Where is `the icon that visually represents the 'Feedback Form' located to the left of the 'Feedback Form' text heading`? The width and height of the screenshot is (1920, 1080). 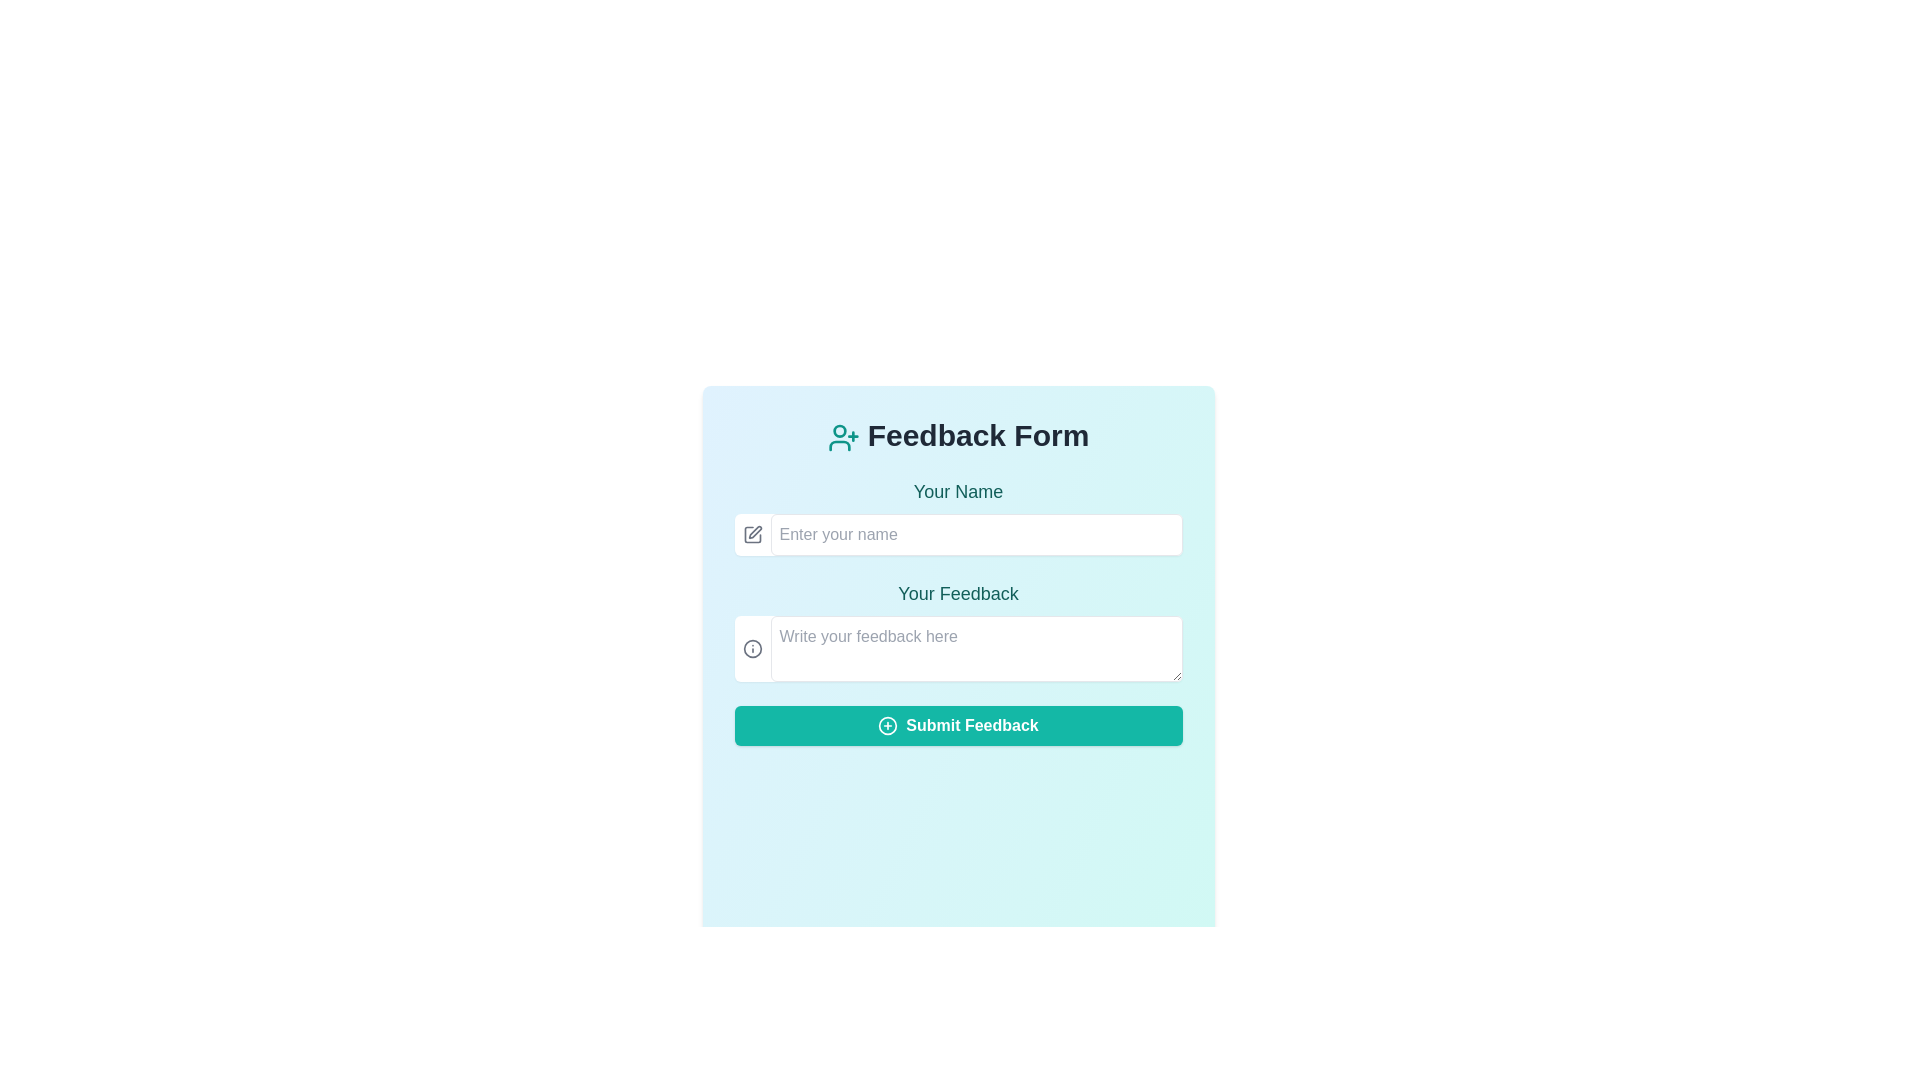 the icon that visually represents the 'Feedback Form' located to the left of the 'Feedback Form' text heading is located at coordinates (843, 437).